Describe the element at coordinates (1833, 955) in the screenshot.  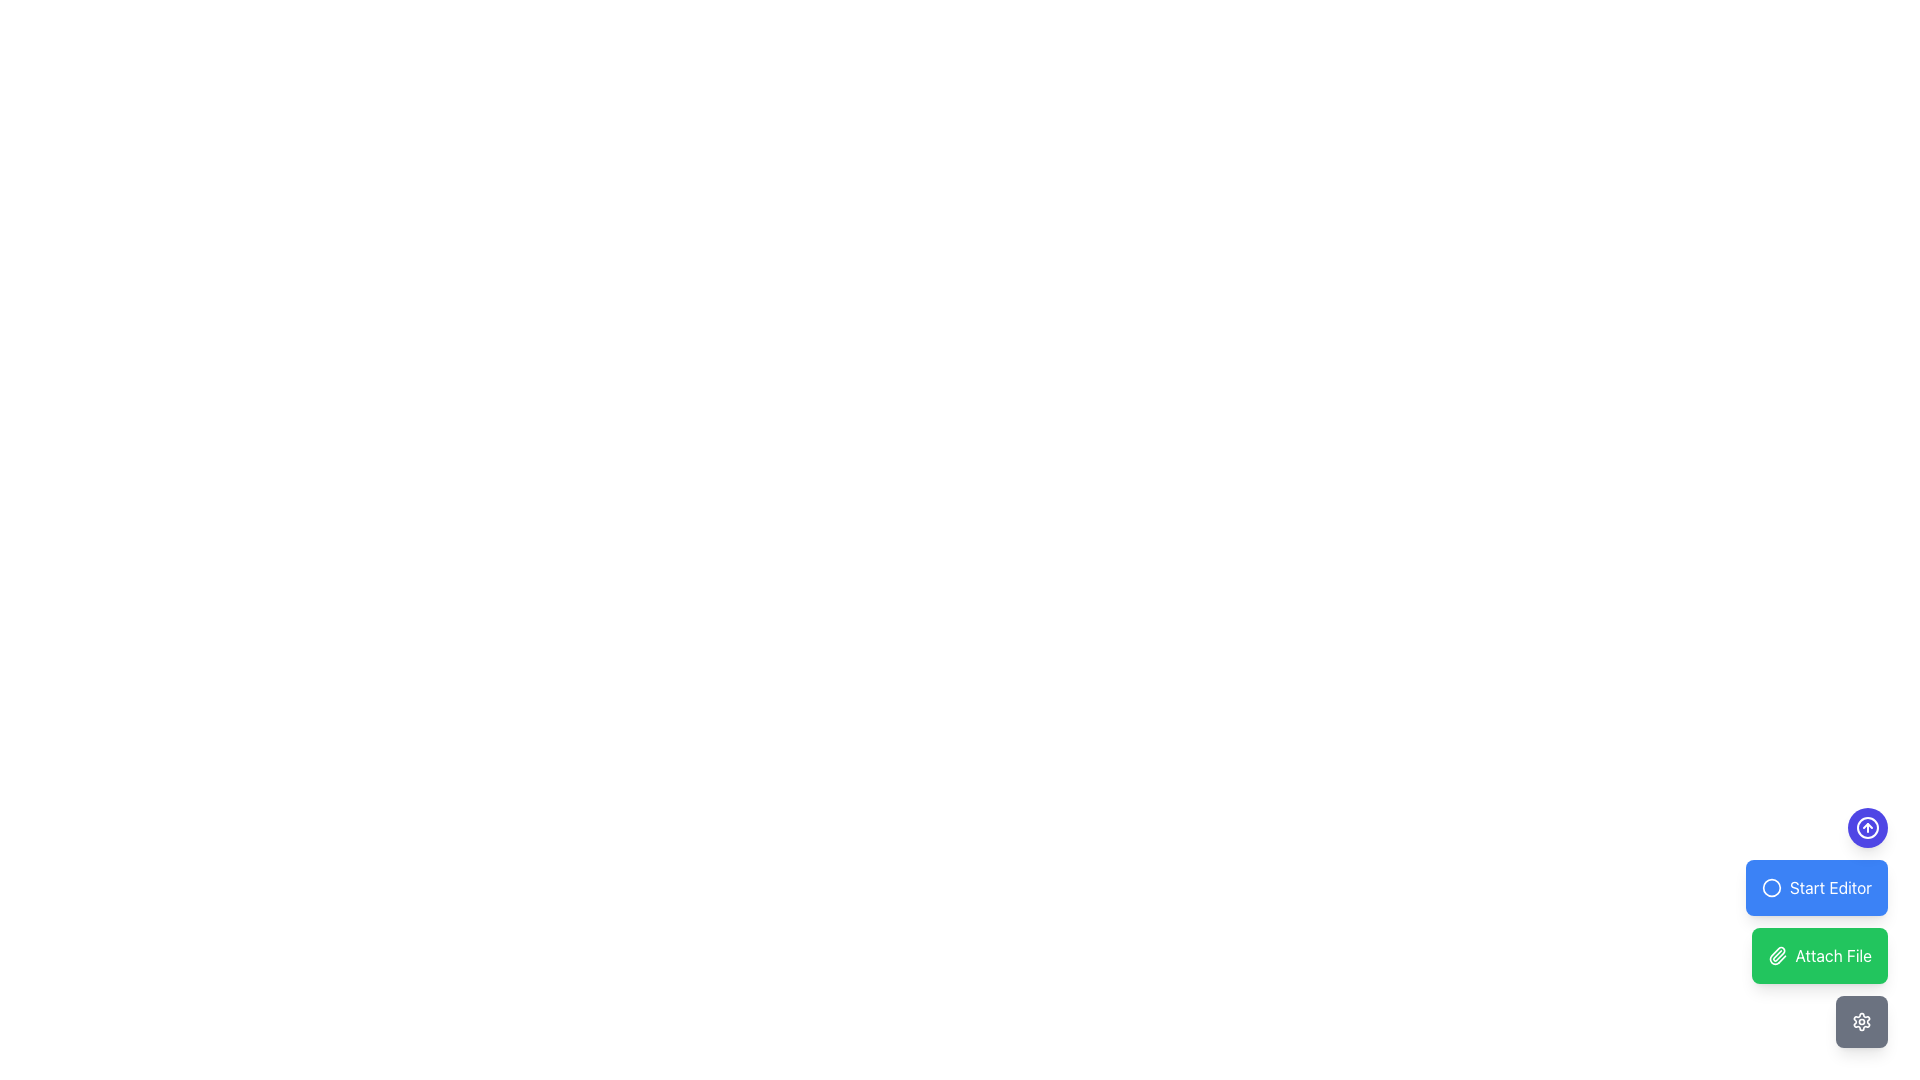
I see `the 'Attach File' text label button` at that location.